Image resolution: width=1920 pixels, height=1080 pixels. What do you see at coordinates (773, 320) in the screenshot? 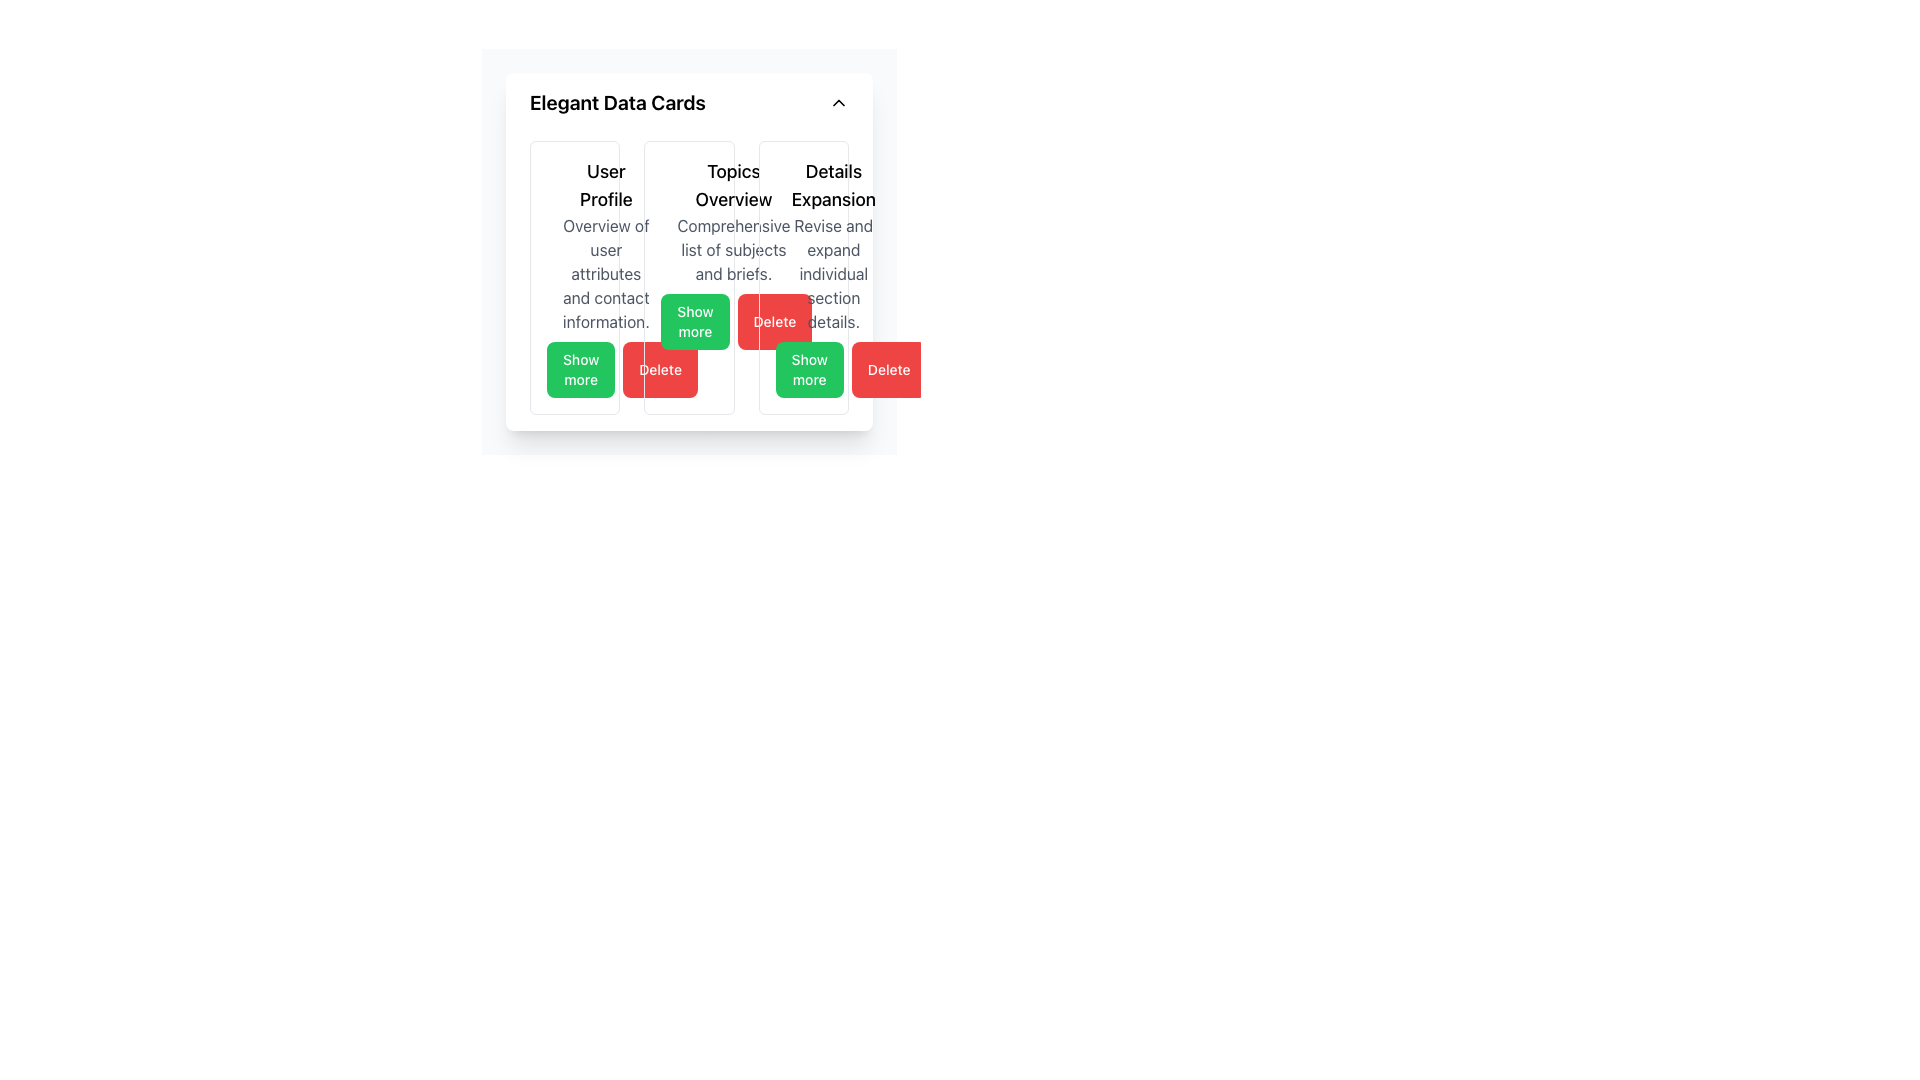
I see `the delete button located below the 'Topics Overview' section to observe the color change` at bounding box center [773, 320].